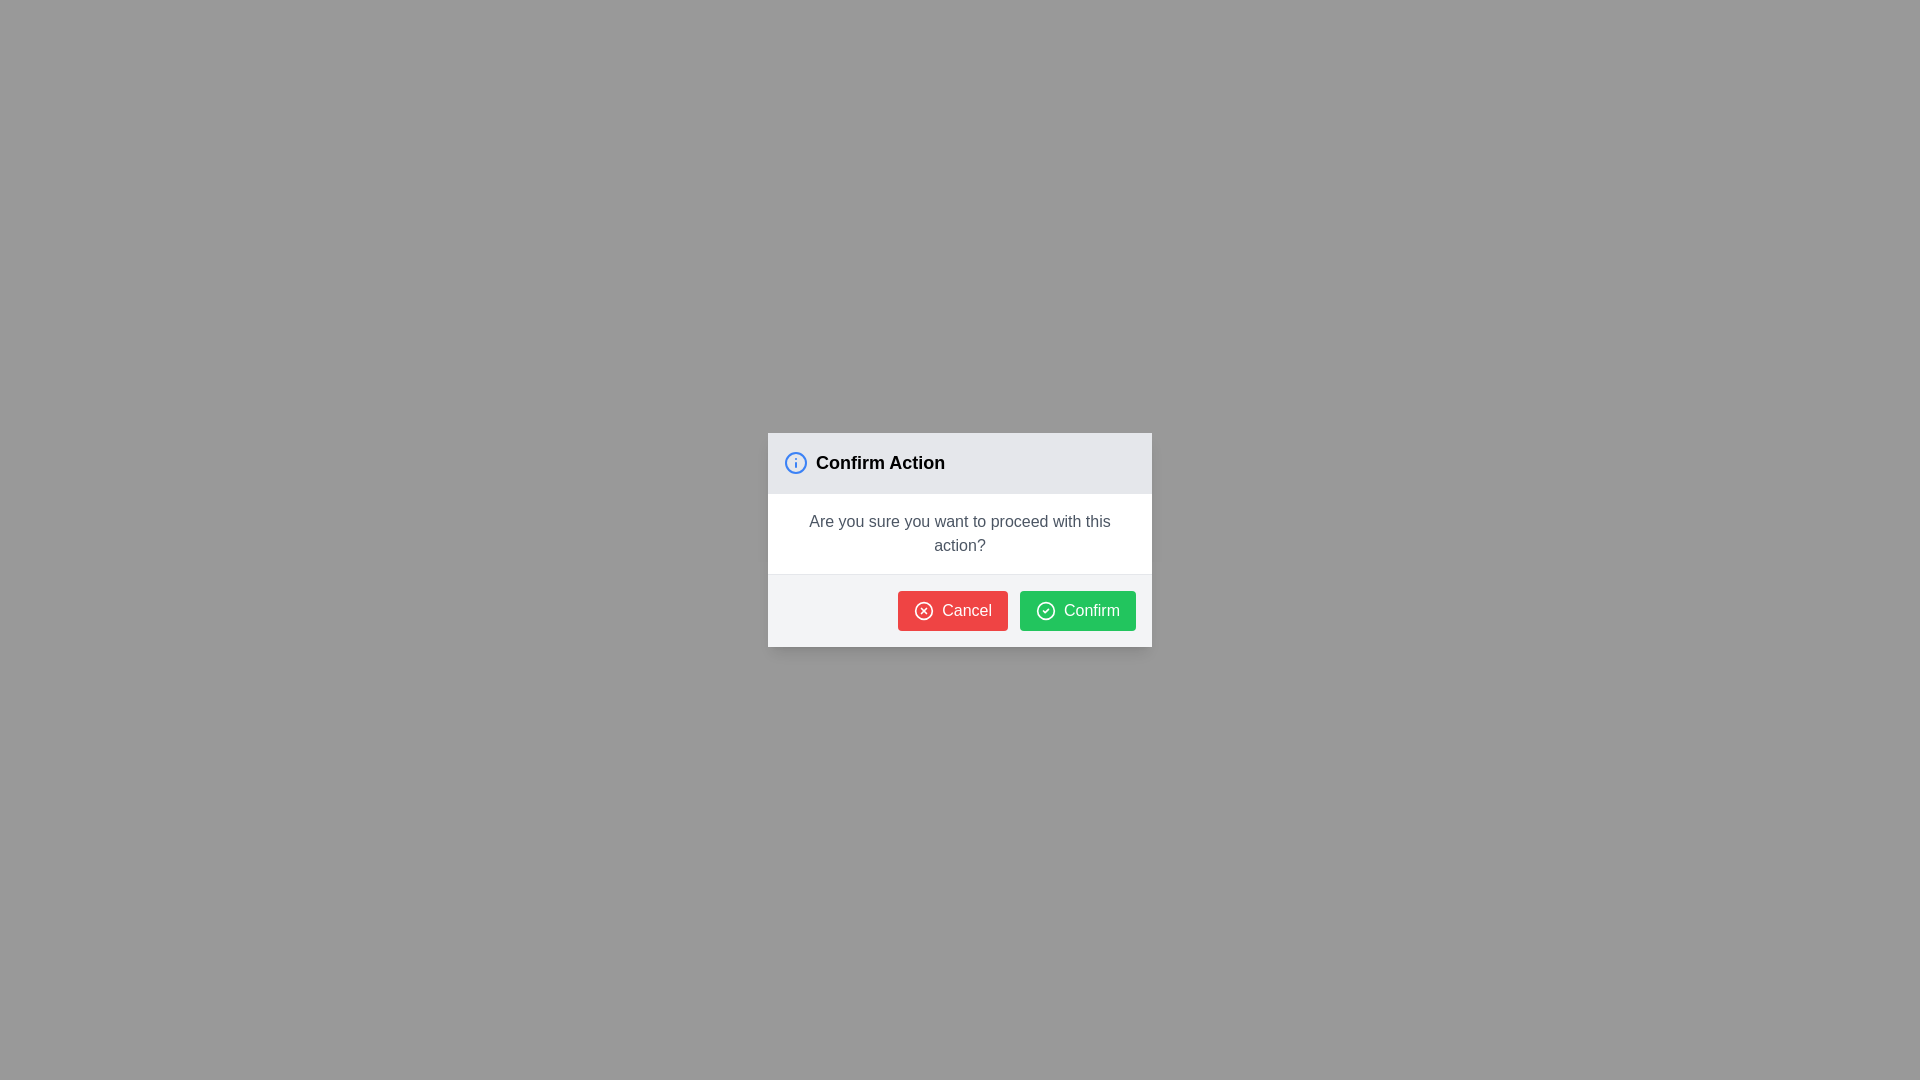 This screenshot has width=1920, height=1080. I want to click on the 'Cancel' button with a red background and white text, located at the bottom-right section of the modal dialog, so click(952, 609).